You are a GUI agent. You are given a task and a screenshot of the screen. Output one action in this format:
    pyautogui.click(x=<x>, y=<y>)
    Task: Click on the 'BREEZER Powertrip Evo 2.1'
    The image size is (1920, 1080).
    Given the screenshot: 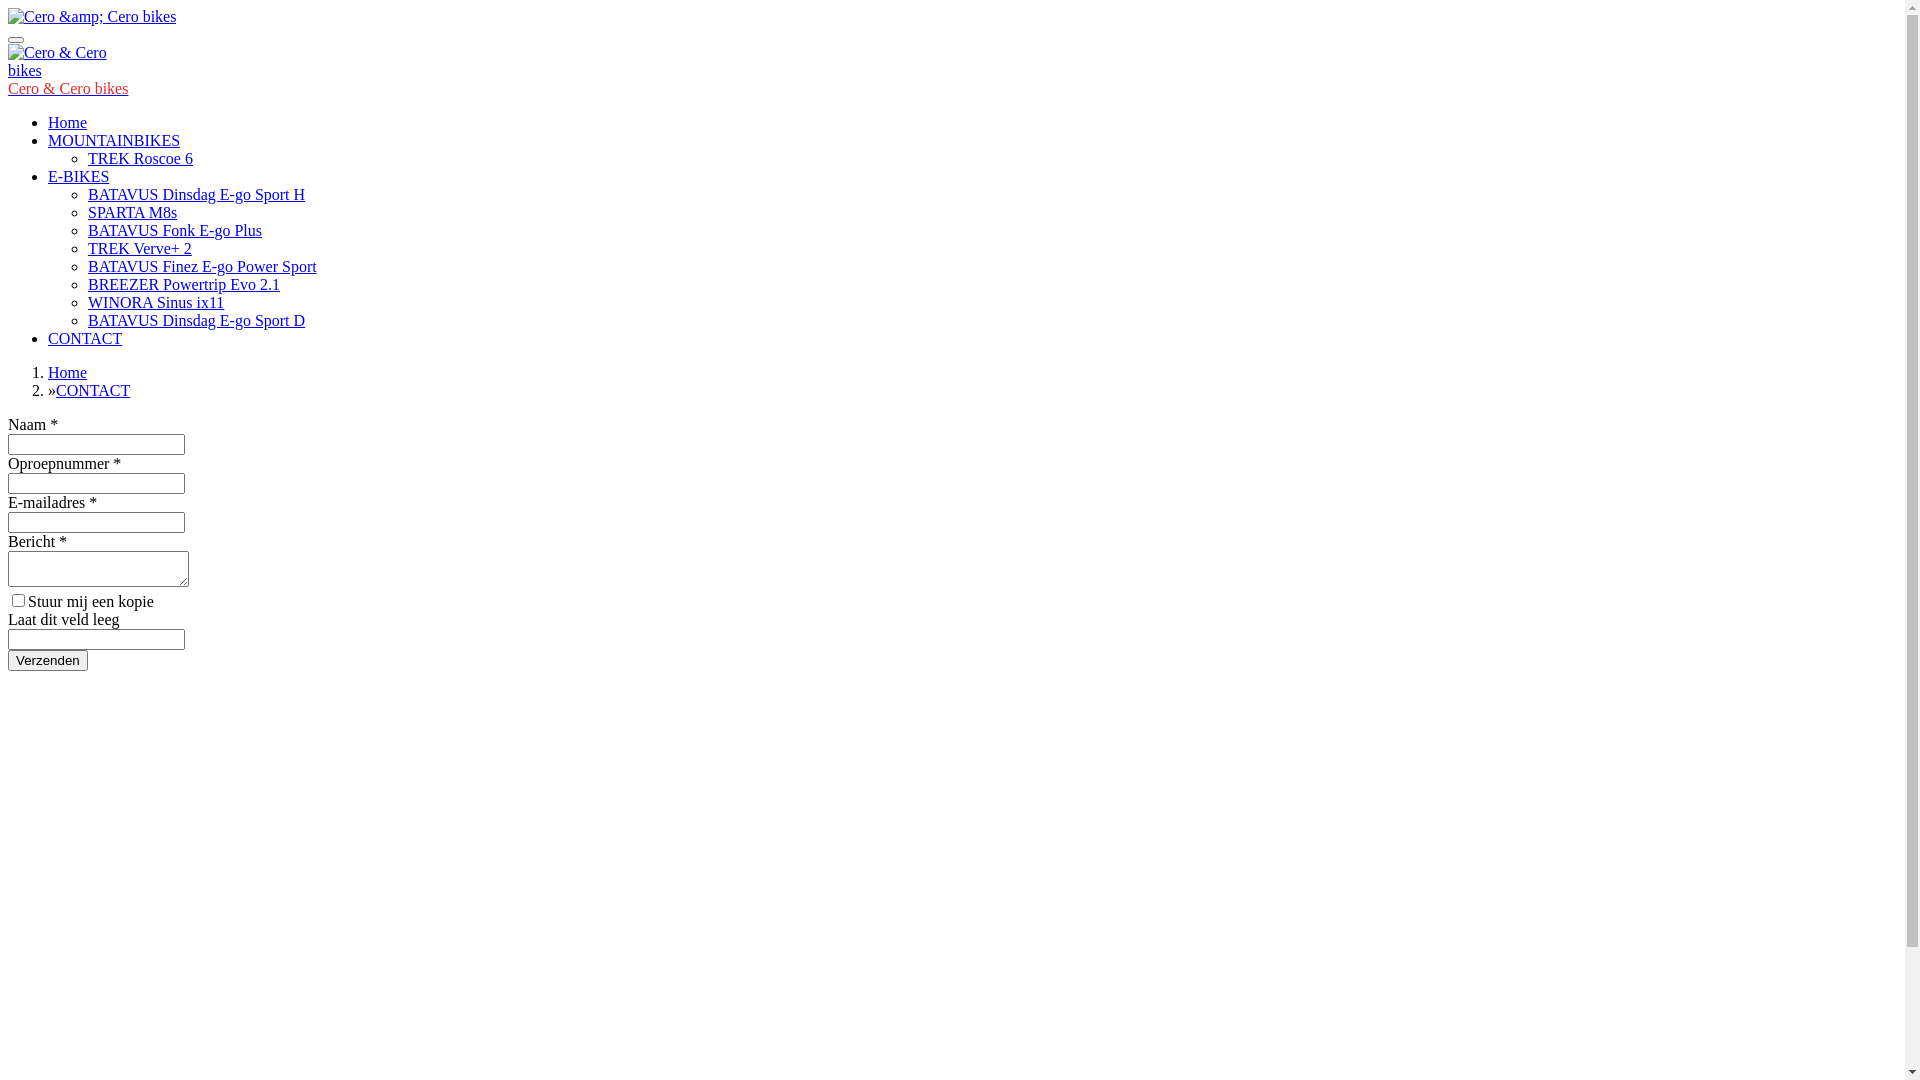 What is the action you would take?
    pyautogui.click(x=183, y=284)
    